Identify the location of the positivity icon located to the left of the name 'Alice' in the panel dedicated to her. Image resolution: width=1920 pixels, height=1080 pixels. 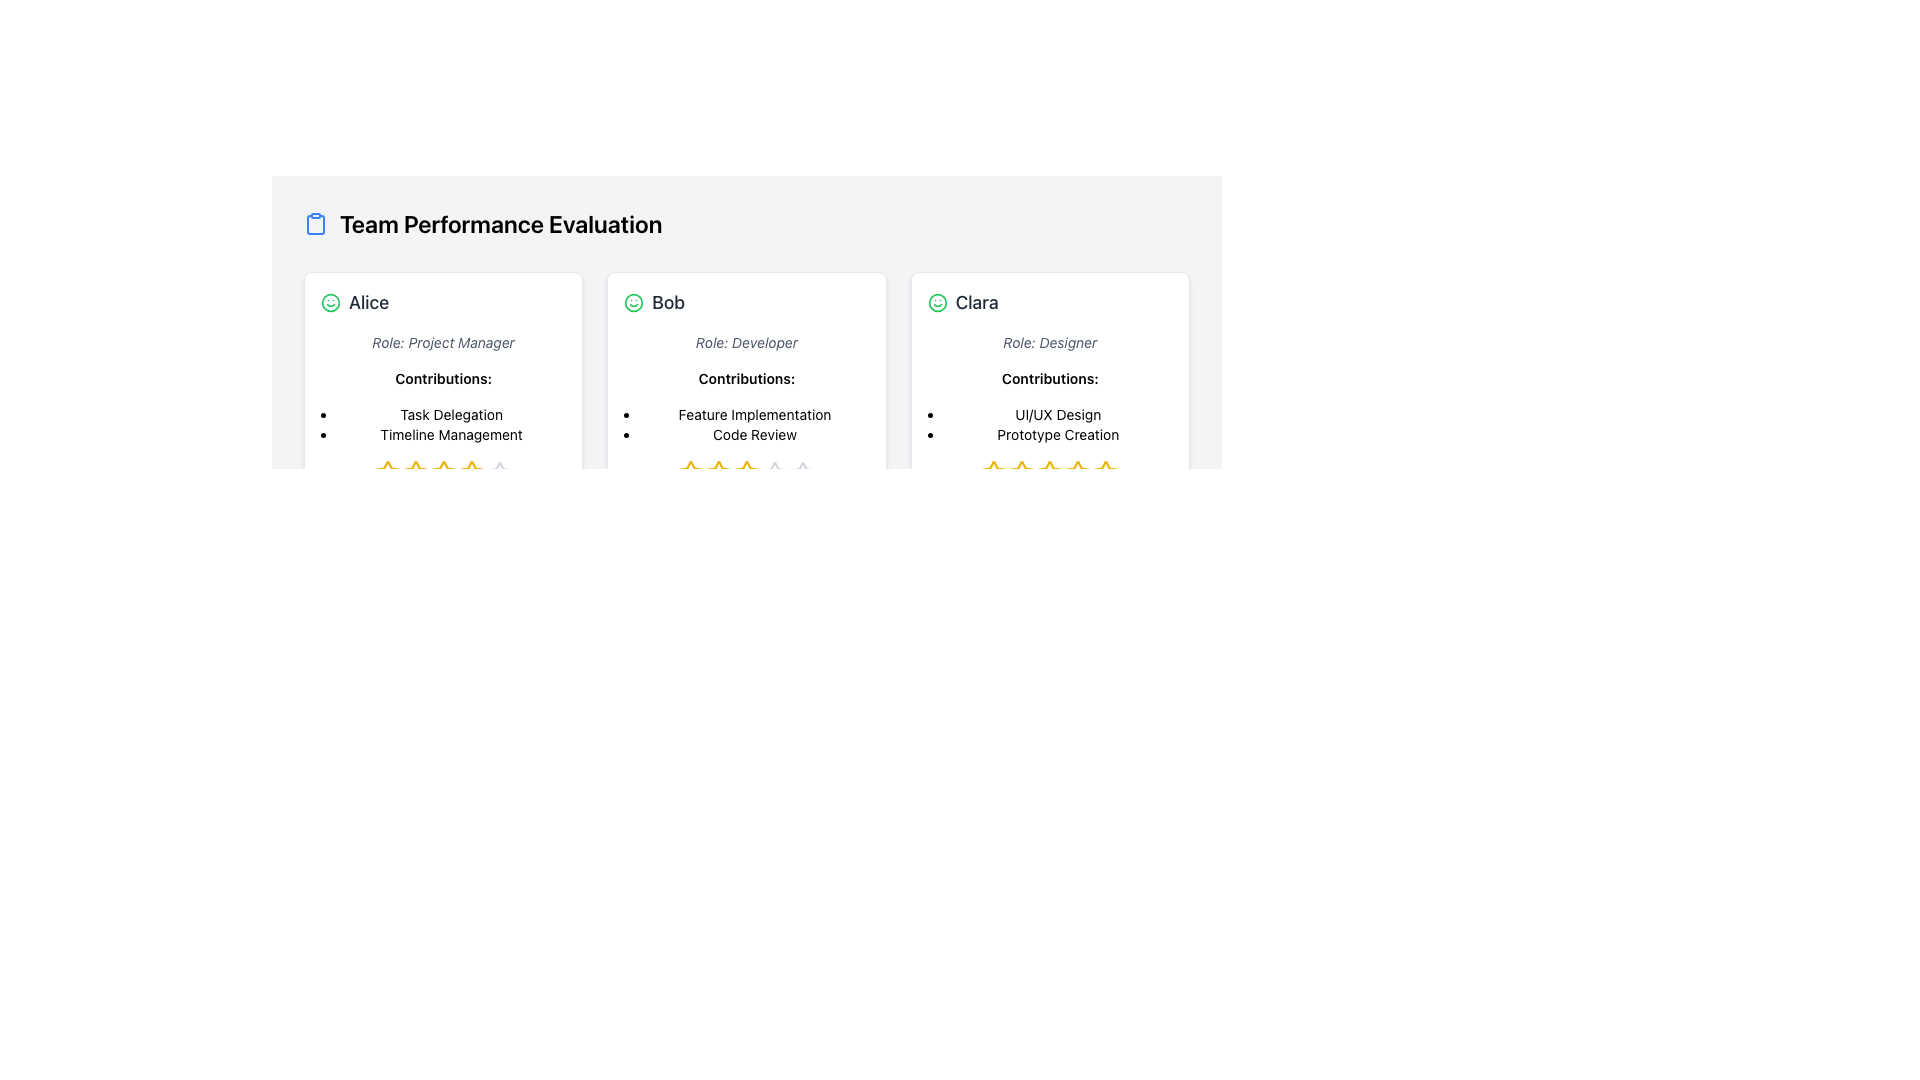
(331, 303).